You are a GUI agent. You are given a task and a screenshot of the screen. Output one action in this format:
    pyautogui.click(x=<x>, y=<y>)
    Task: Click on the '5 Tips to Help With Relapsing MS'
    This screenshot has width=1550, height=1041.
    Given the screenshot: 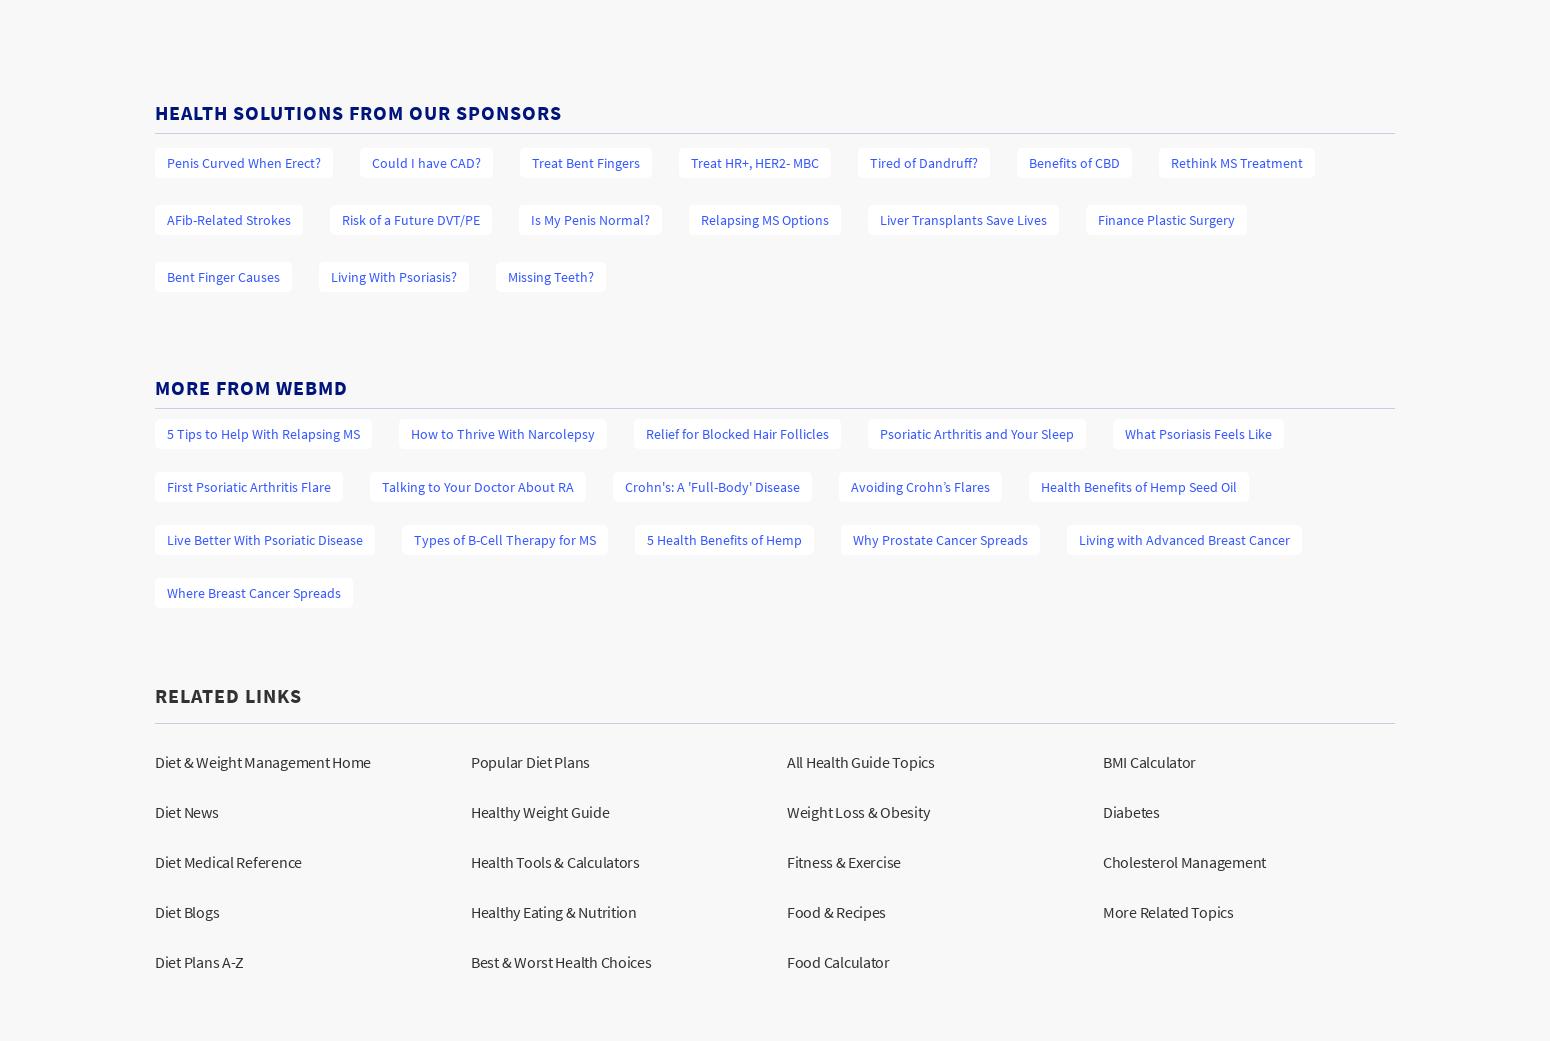 What is the action you would take?
    pyautogui.click(x=263, y=431)
    